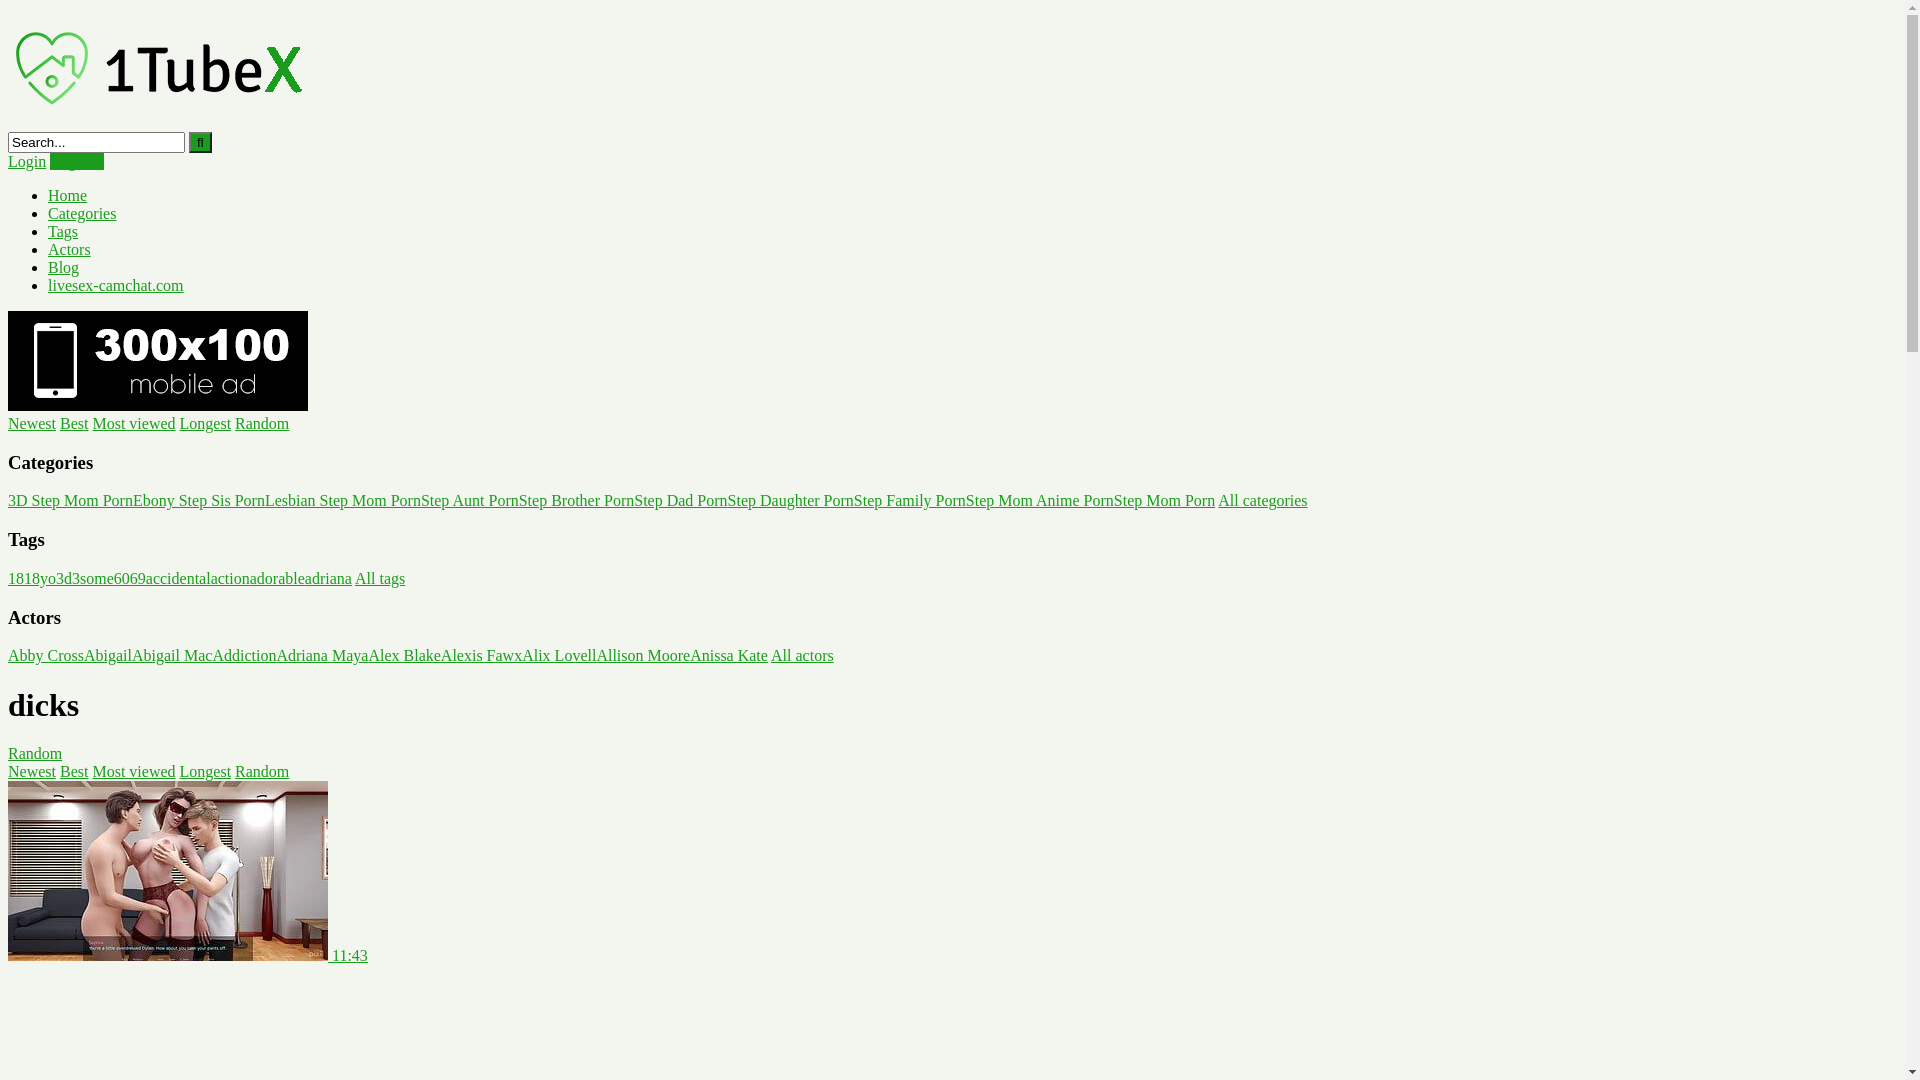 This screenshot has height=1080, width=1920. What do you see at coordinates (1040, 499) in the screenshot?
I see `'Step Mom Anime Porn'` at bounding box center [1040, 499].